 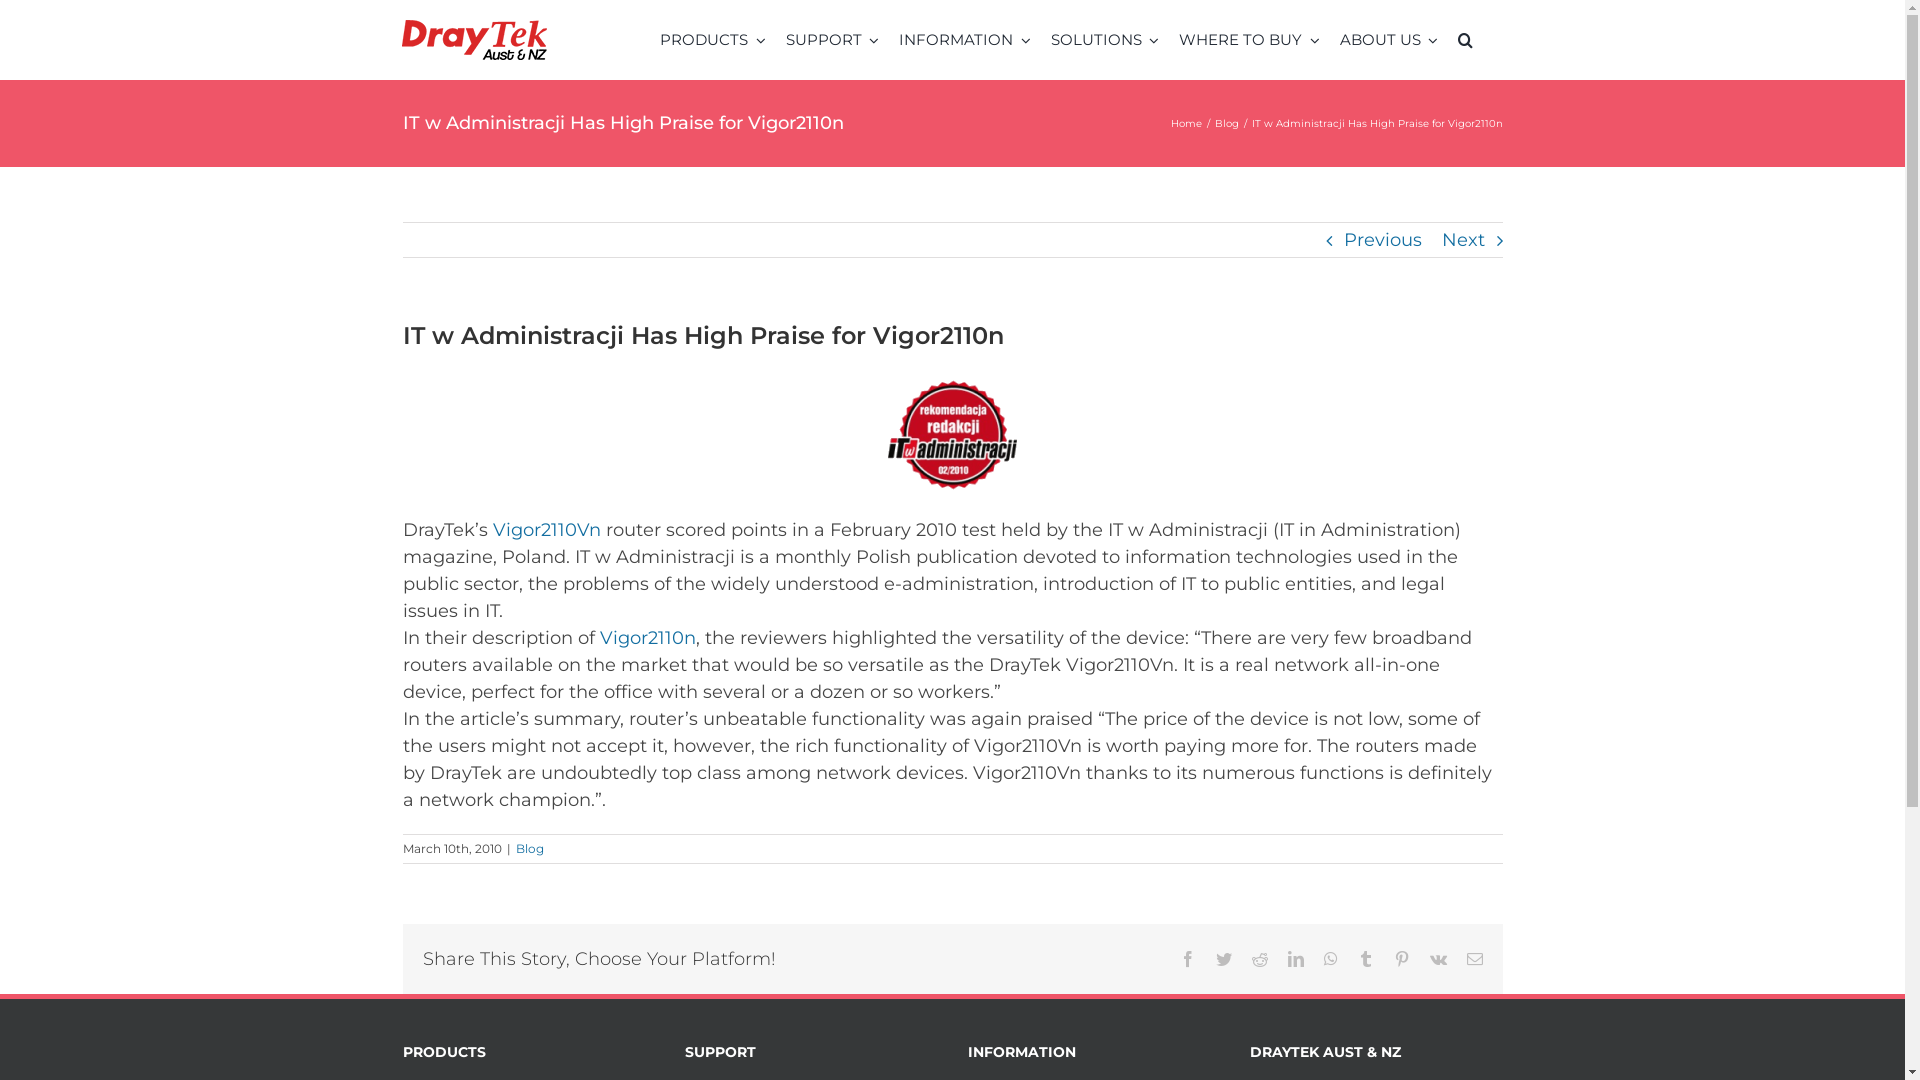 What do you see at coordinates (887, 39) in the screenshot?
I see `'INFORMATION'` at bounding box center [887, 39].